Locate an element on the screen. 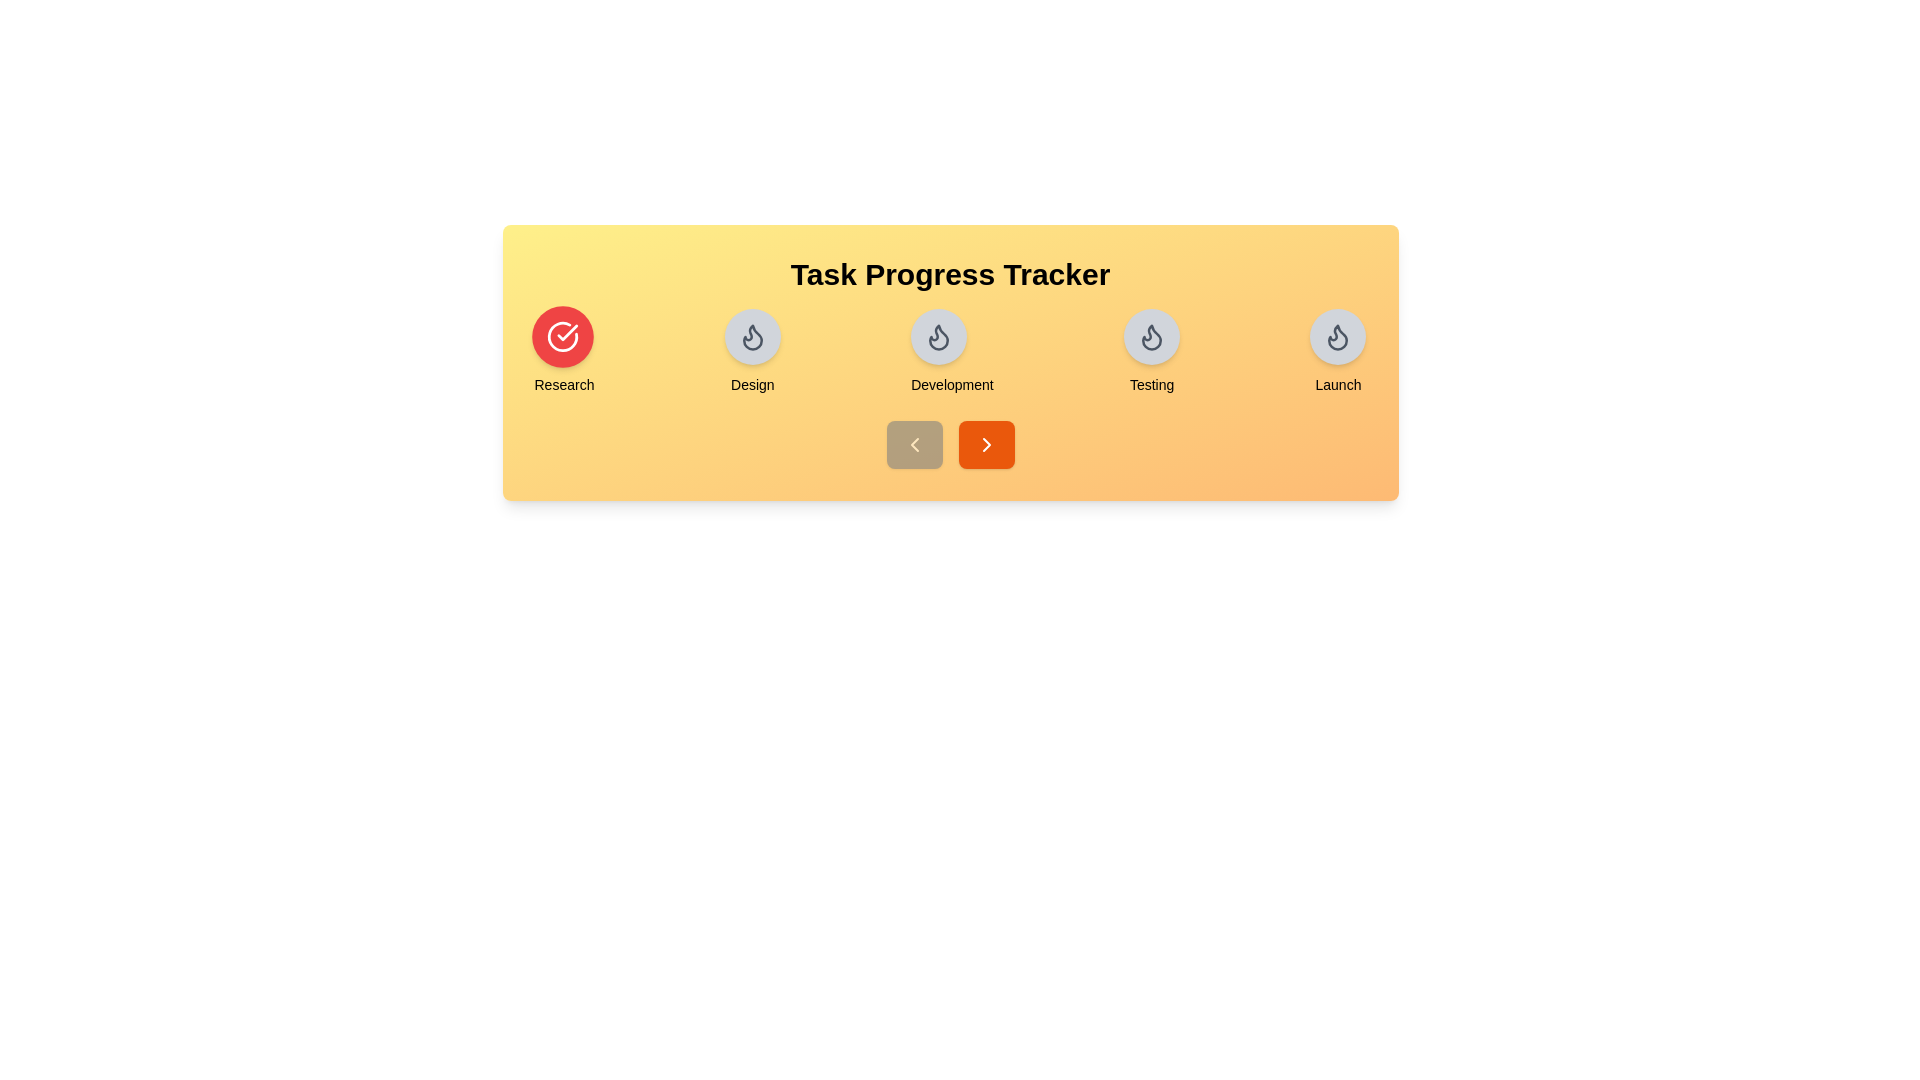 The height and width of the screenshot is (1080, 1920). the 'Design' text label in the task progress tracker interface, which is styled in a small sans-serif font and is the second item among five stages is located at coordinates (751, 385).